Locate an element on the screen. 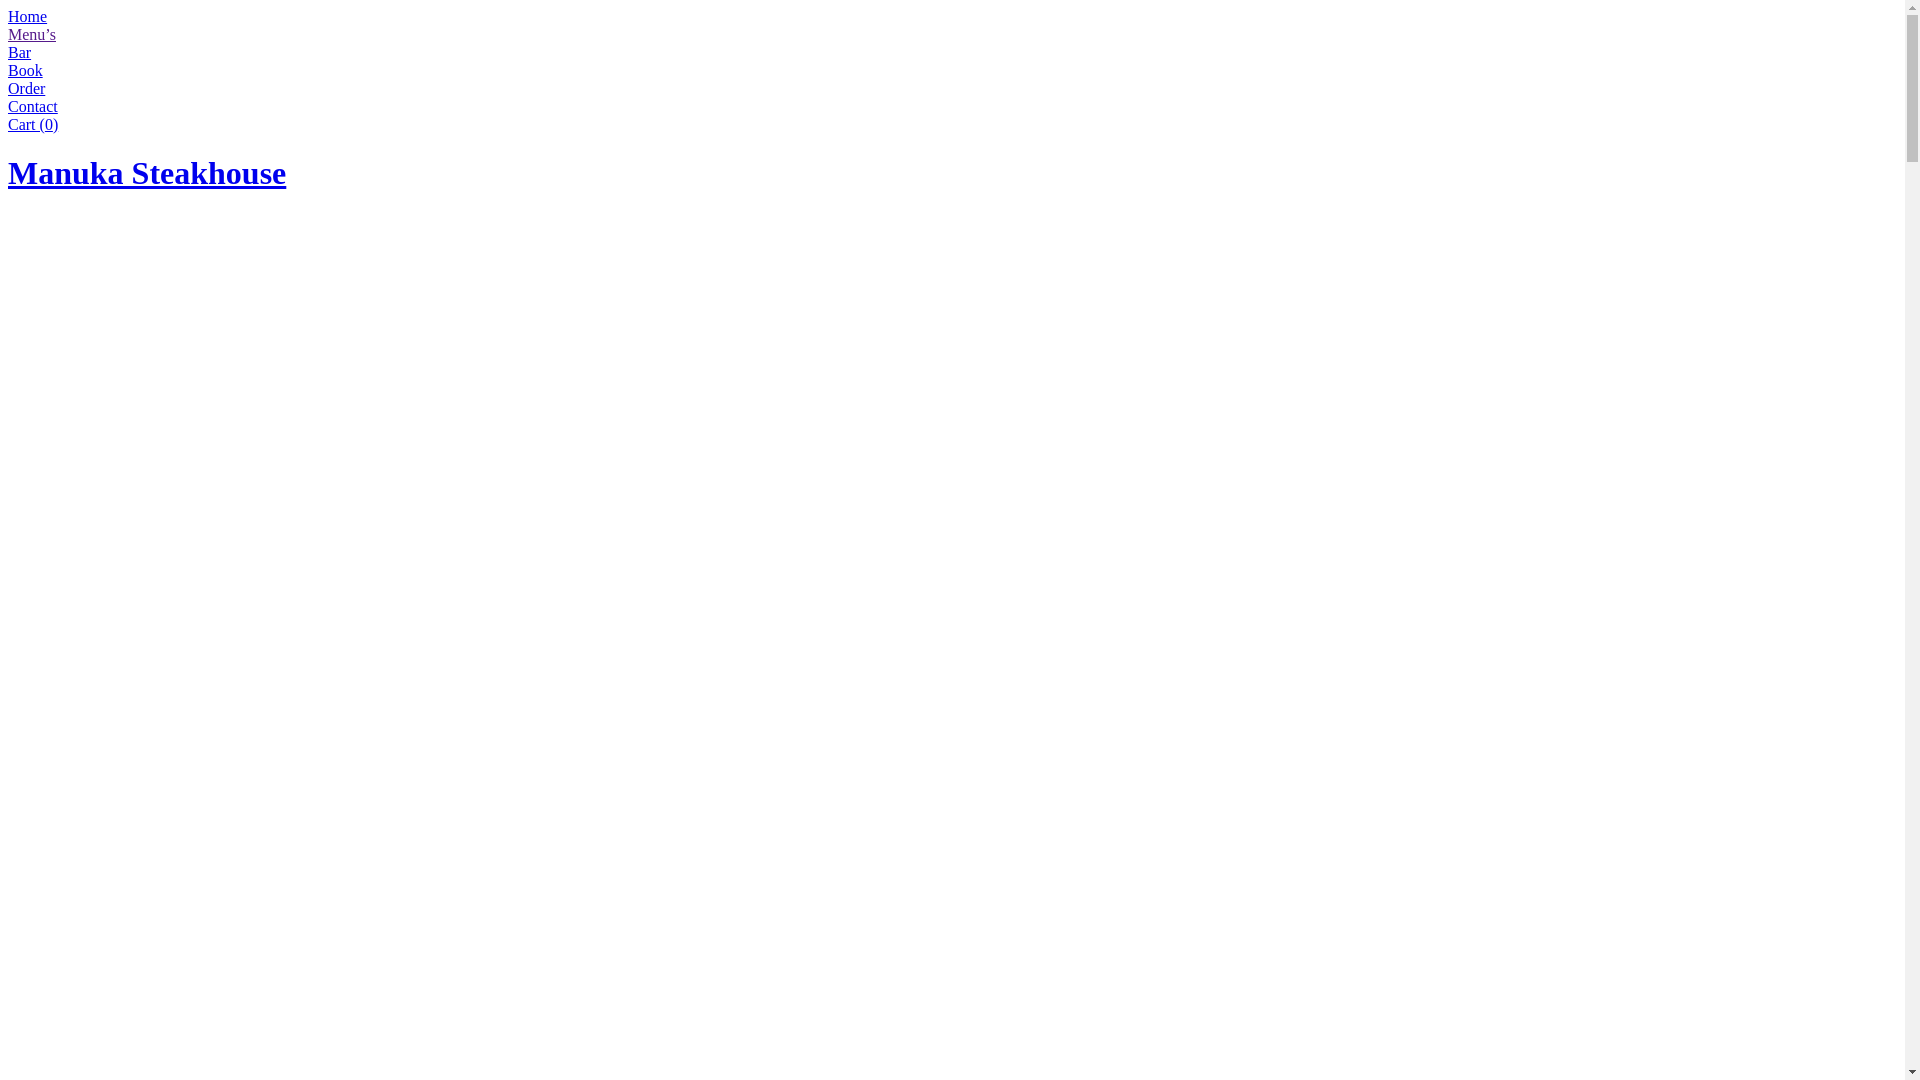 This screenshot has height=1080, width=1920. 'Contact' is located at coordinates (33, 106).